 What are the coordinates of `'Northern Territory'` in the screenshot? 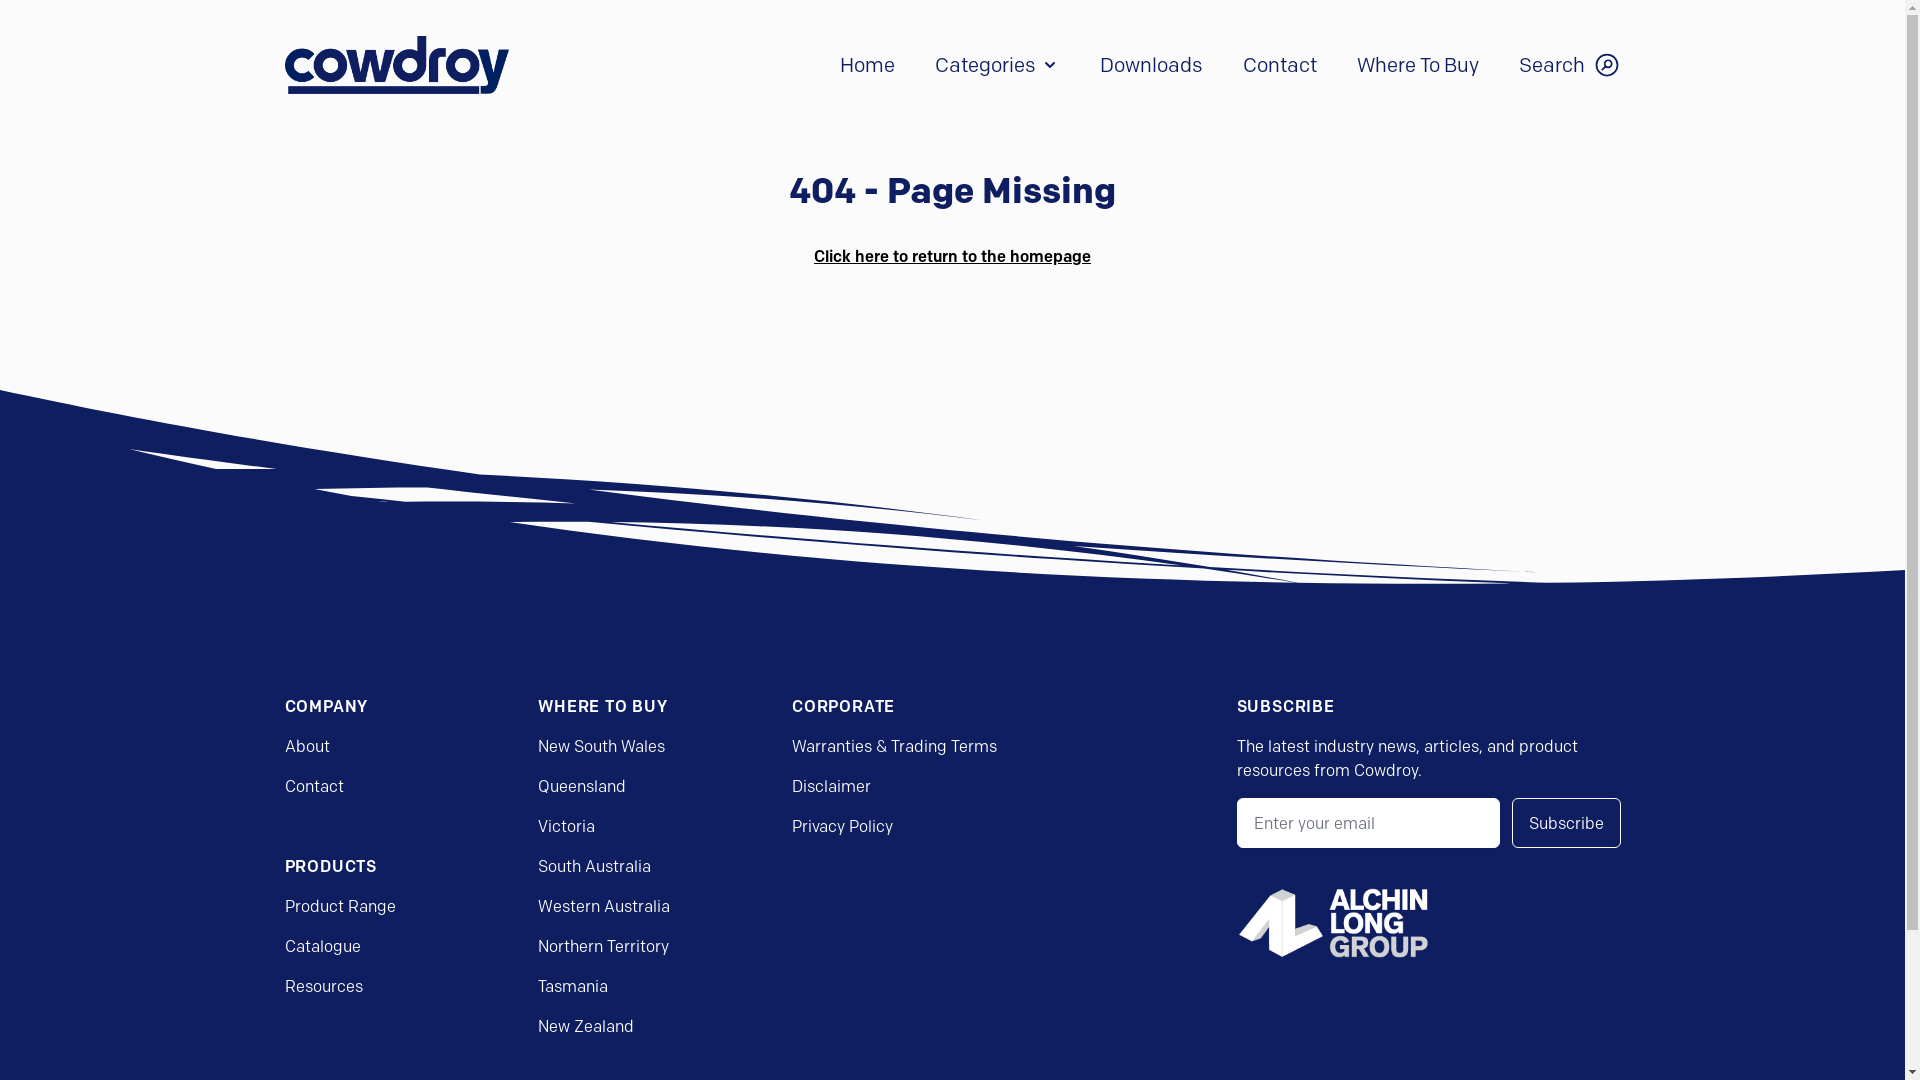 It's located at (537, 945).